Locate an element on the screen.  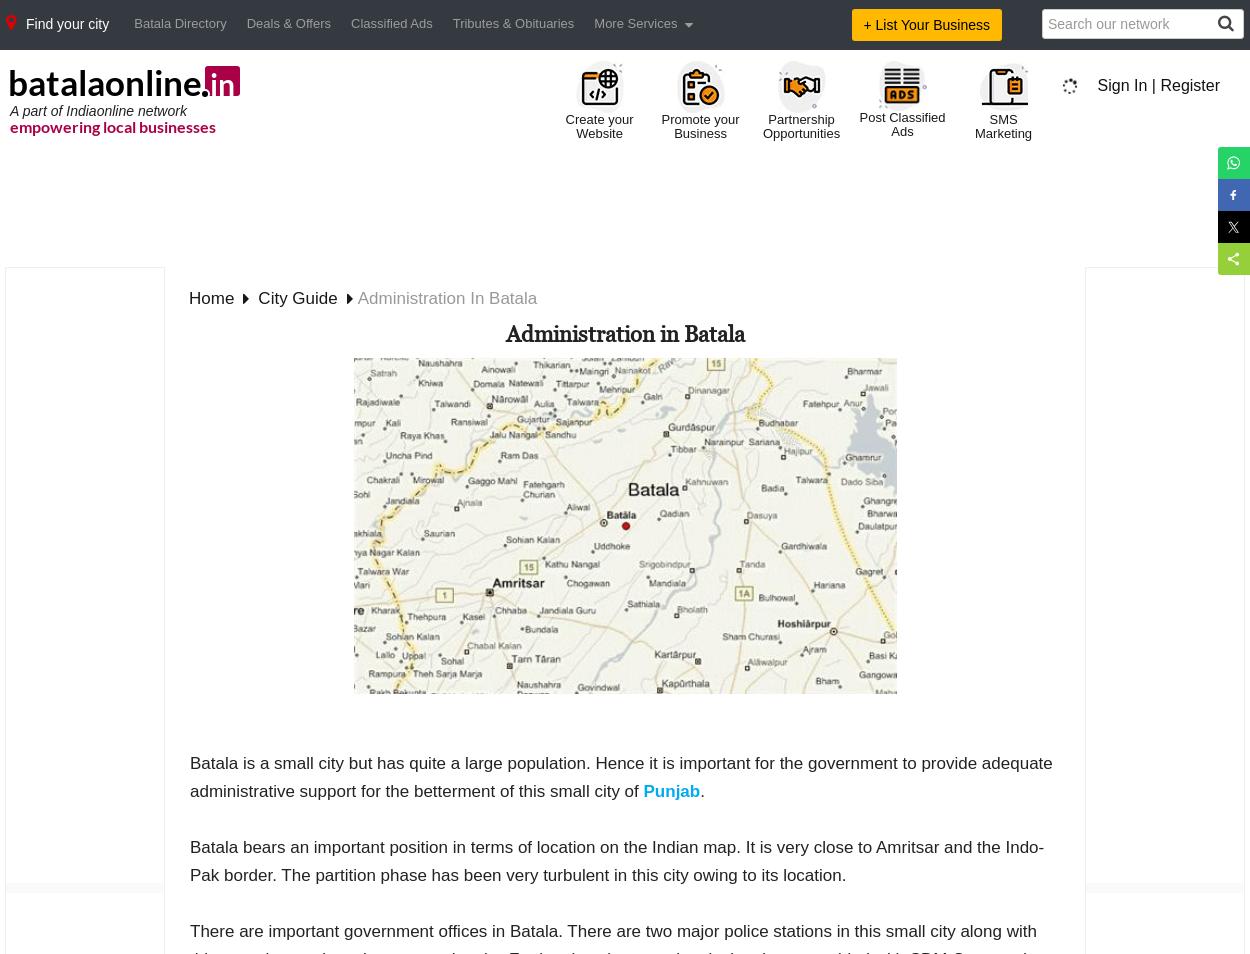
'city guide' is located at coordinates (297, 298).